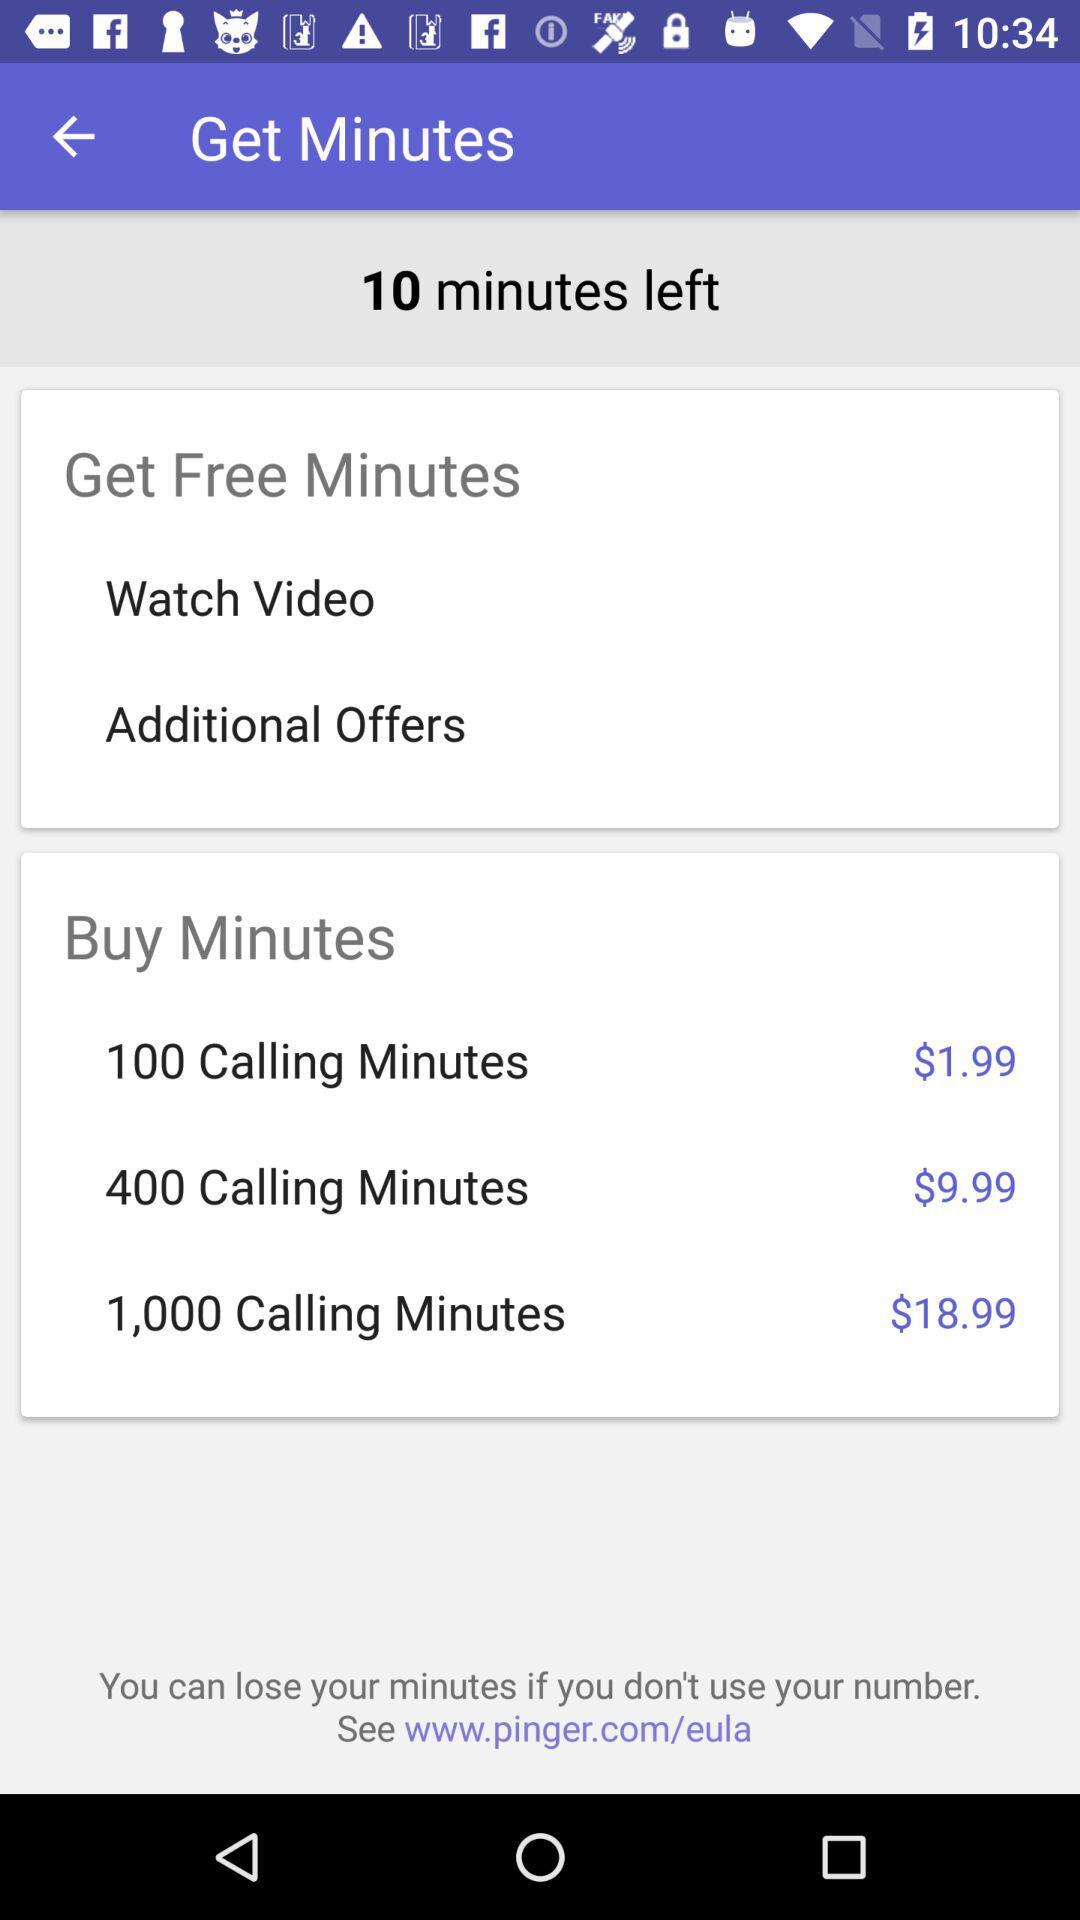 The height and width of the screenshot is (1920, 1080). I want to click on the second boxed segment, so click(540, 1134).